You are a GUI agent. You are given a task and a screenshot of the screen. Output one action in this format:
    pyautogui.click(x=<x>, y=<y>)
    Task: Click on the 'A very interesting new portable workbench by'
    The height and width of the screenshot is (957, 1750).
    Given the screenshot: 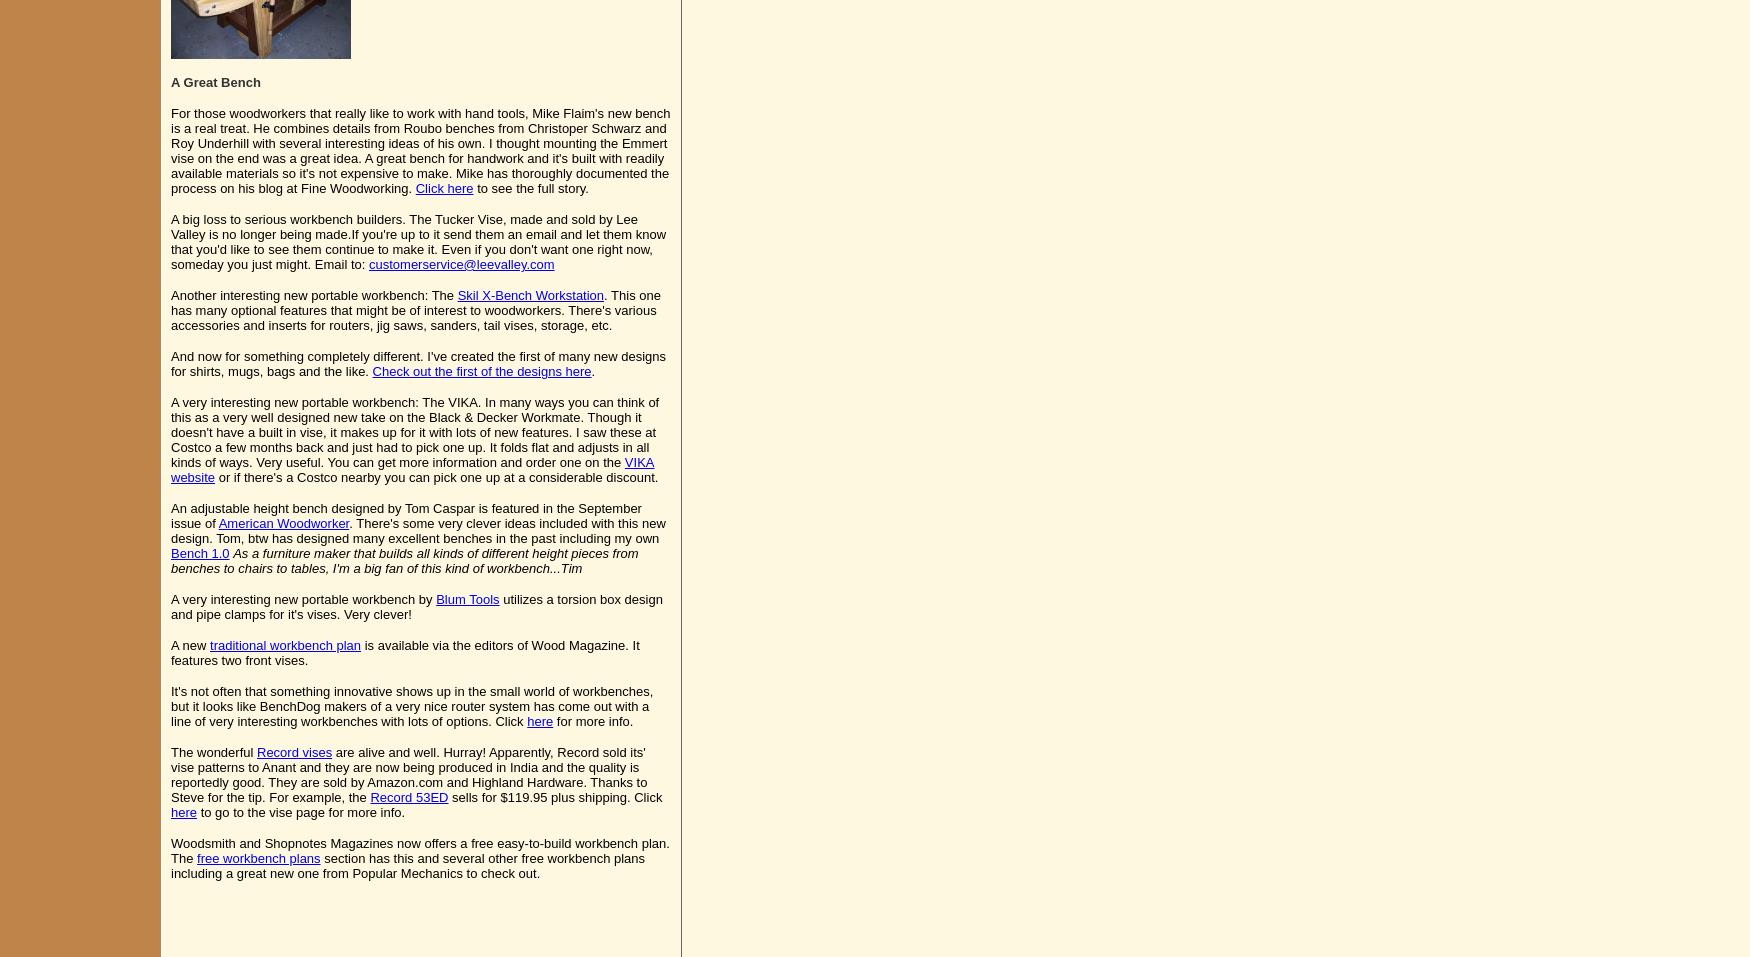 What is the action you would take?
    pyautogui.click(x=169, y=598)
    